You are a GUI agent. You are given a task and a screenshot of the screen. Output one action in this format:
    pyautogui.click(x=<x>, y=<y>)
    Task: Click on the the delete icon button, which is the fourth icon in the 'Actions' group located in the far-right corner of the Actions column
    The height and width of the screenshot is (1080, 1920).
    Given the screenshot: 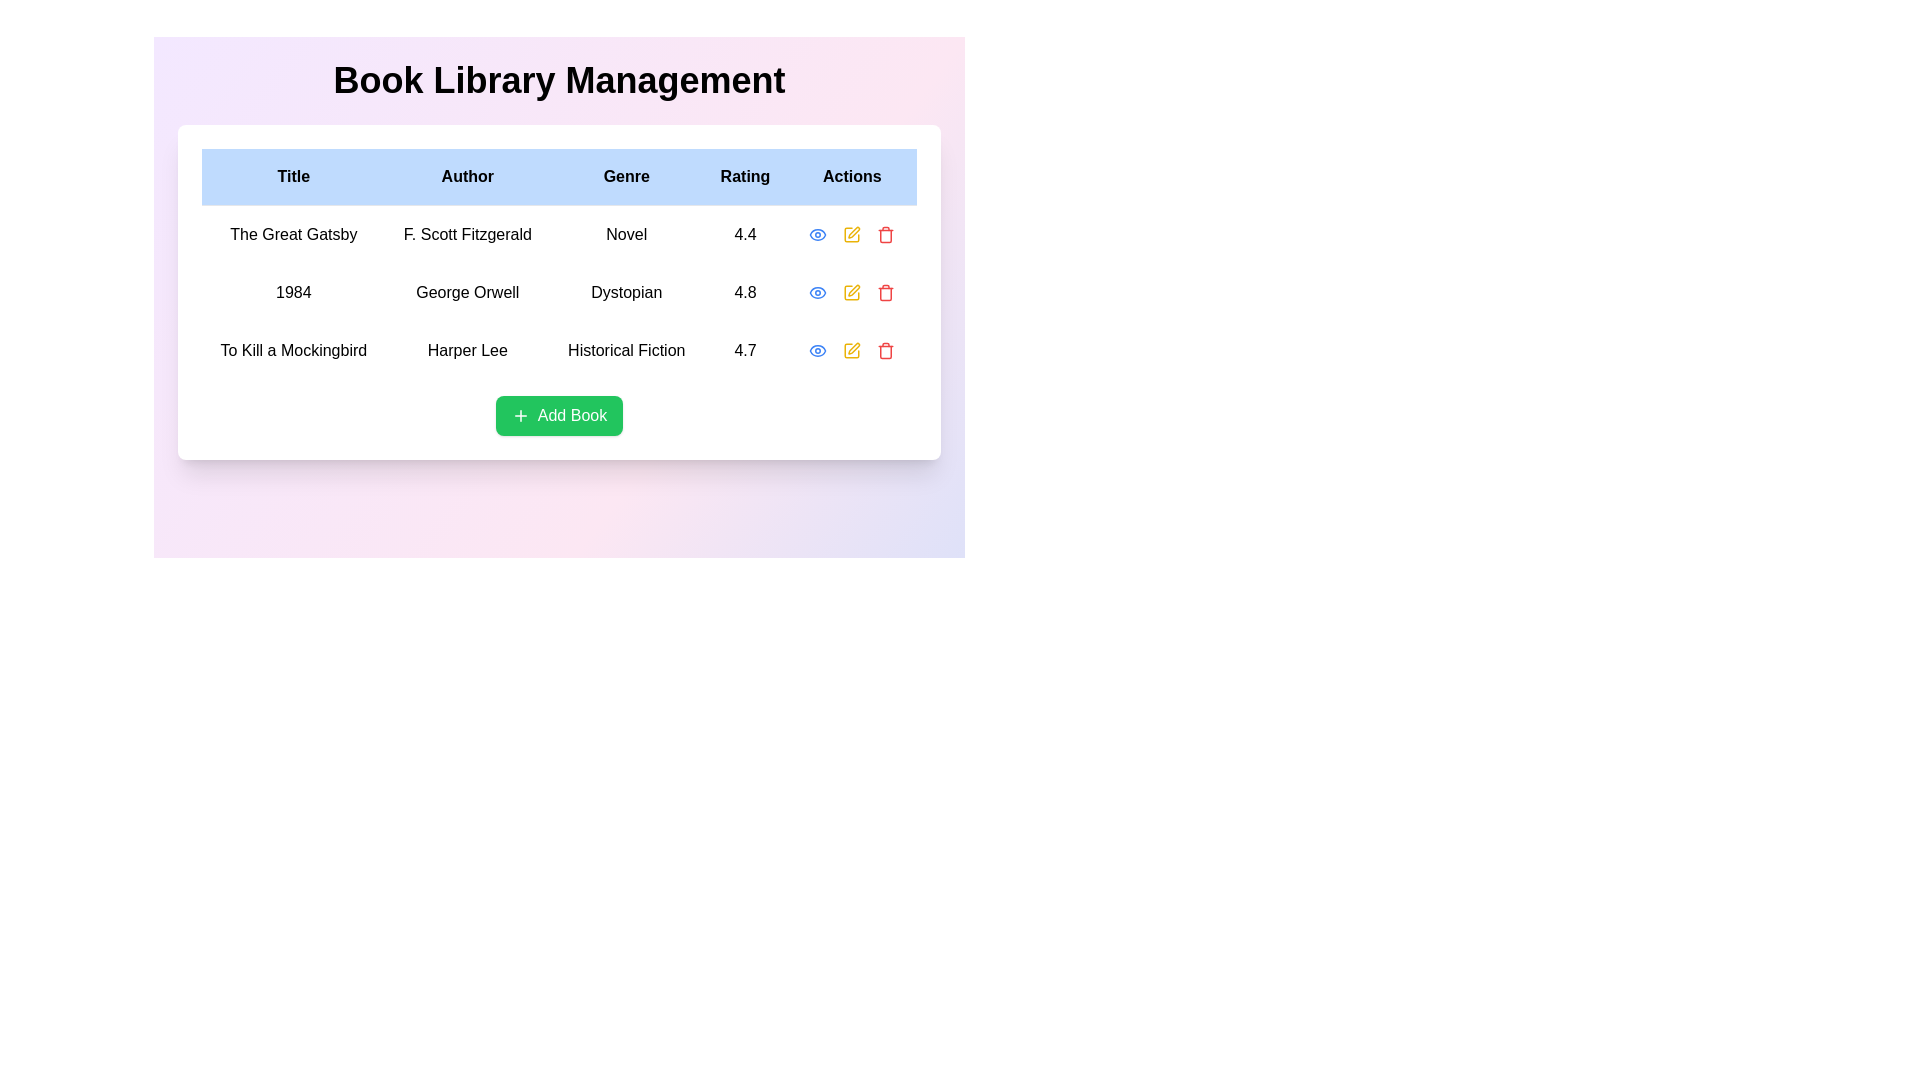 What is the action you would take?
    pyautogui.click(x=885, y=234)
    